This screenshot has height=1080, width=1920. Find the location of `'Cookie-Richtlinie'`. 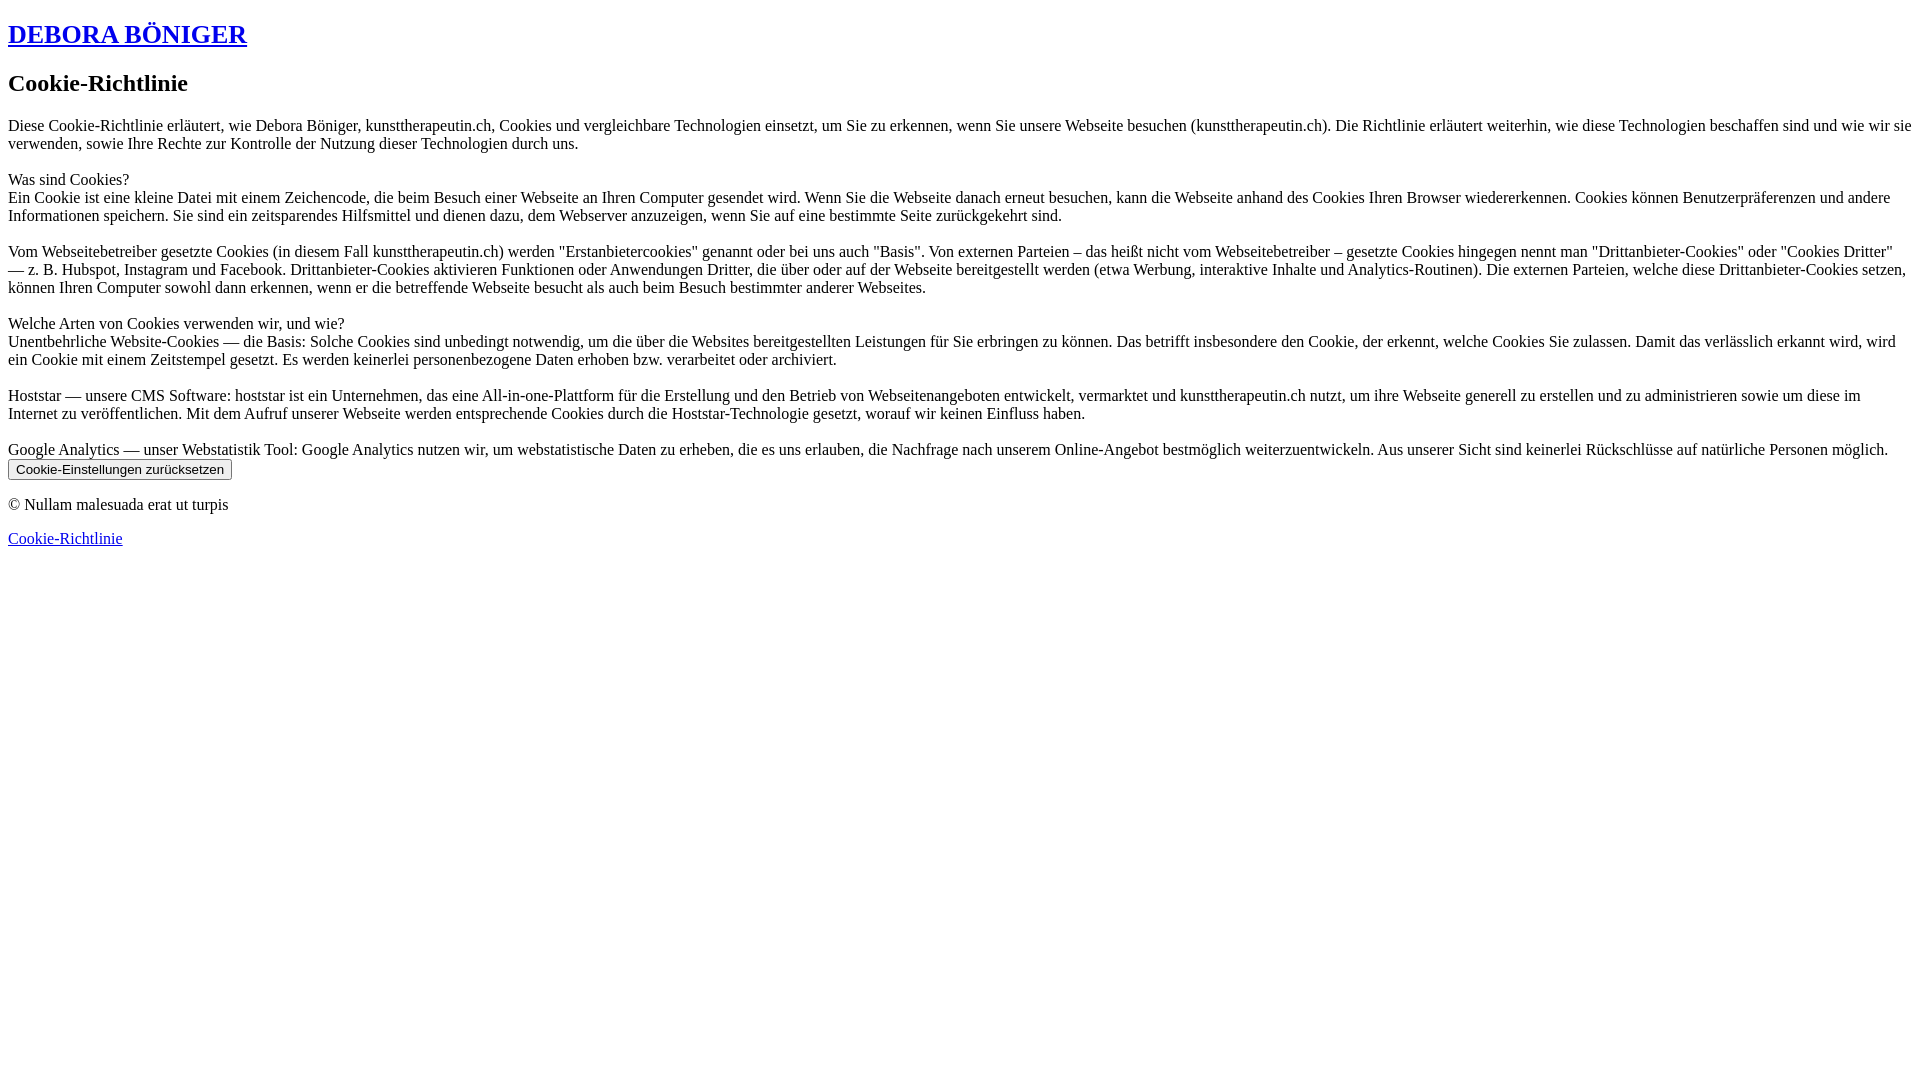

'Cookie-Richtlinie' is located at coordinates (65, 537).